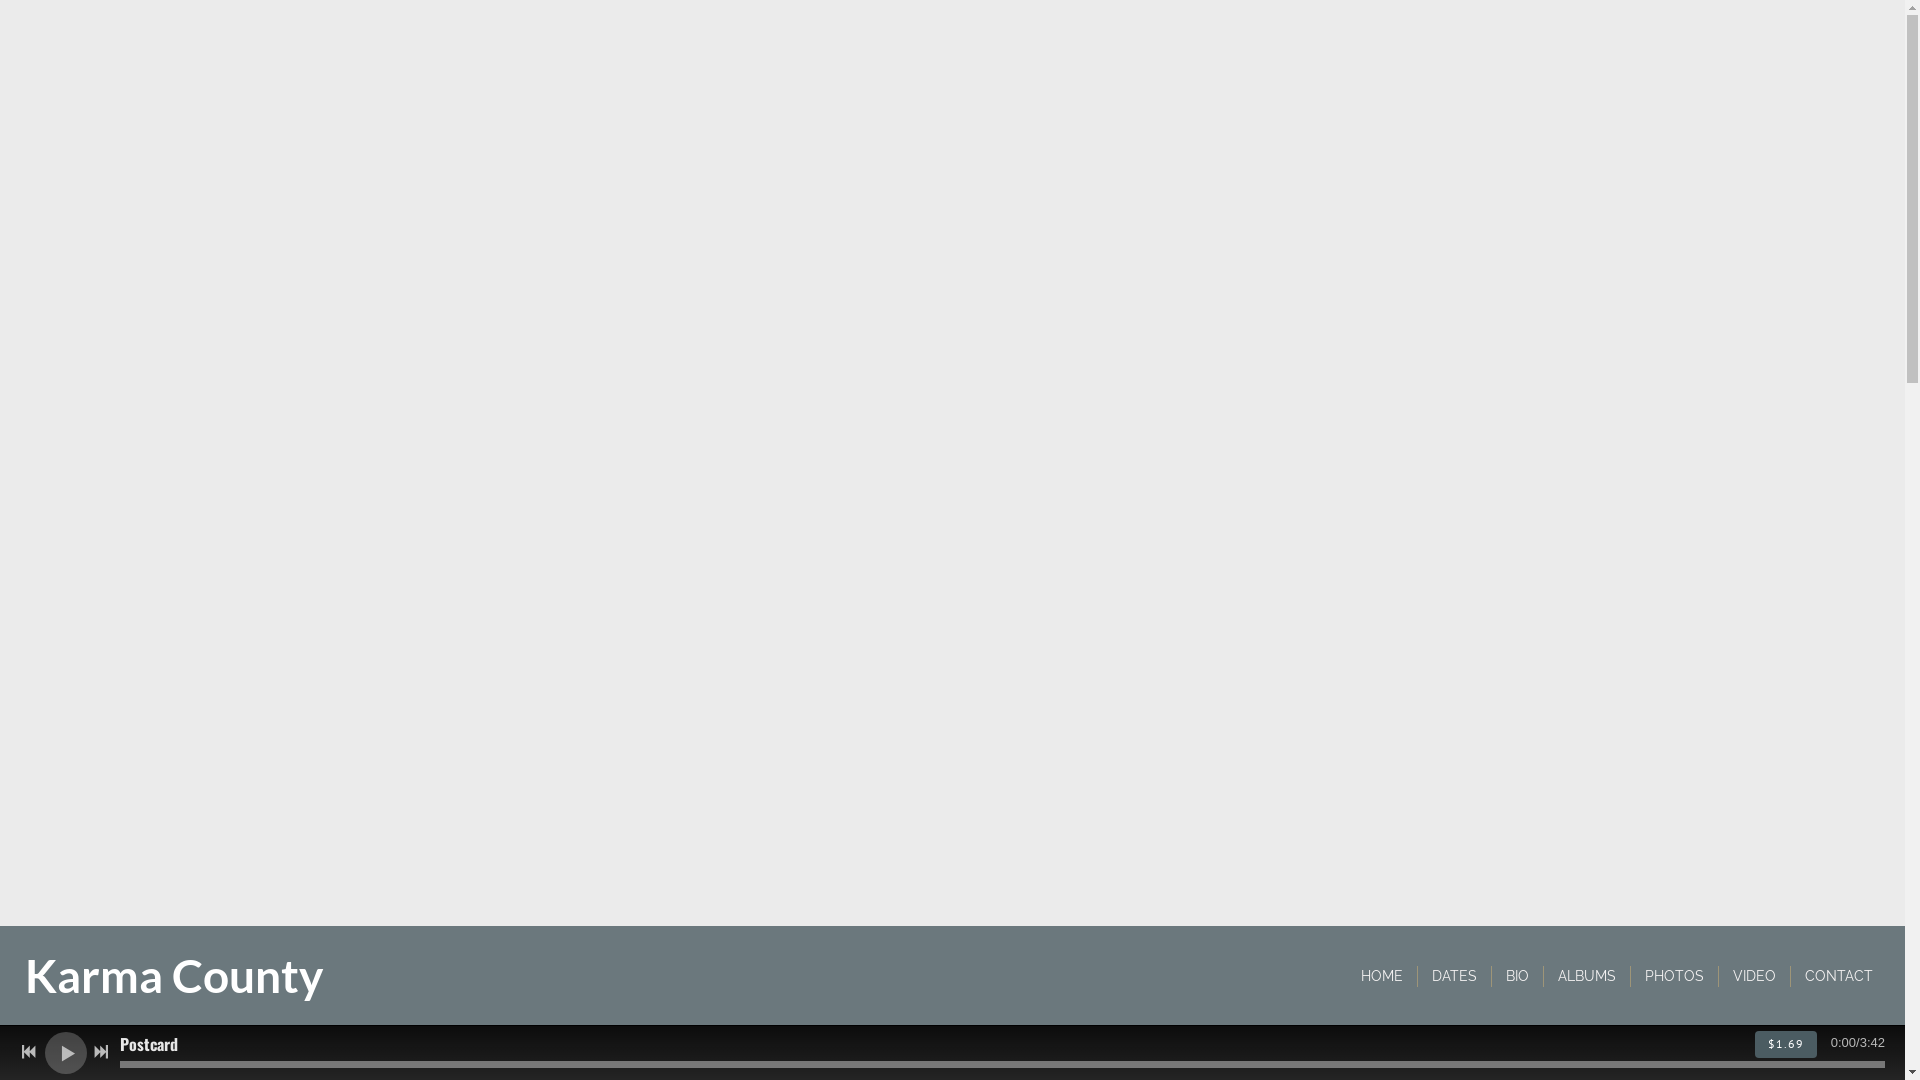 The height and width of the screenshot is (1080, 1920). Describe the element at coordinates (28, 1051) in the screenshot. I see `'Previous track'` at that location.